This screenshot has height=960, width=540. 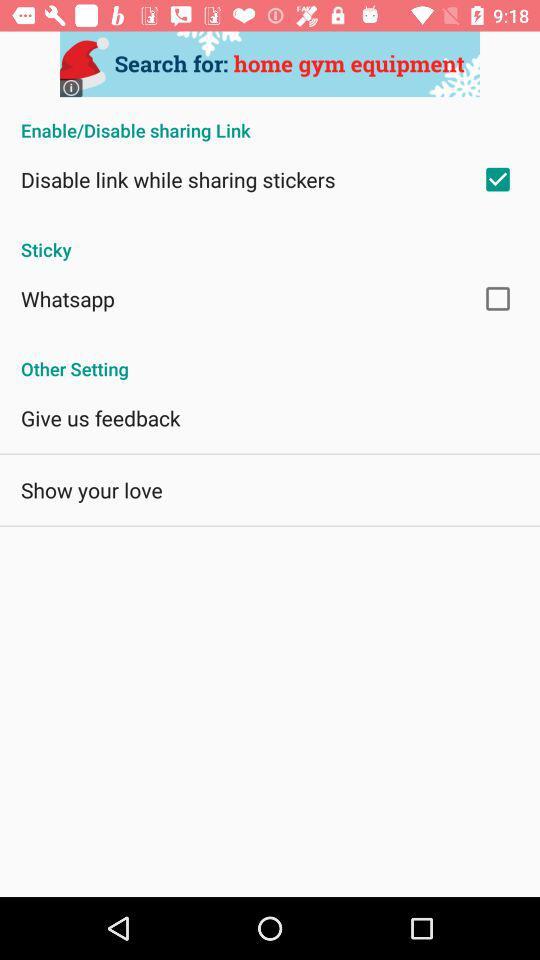 What do you see at coordinates (270, 64) in the screenshot?
I see `advertisement to search home gym equipment` at bounding box center [270, 64].